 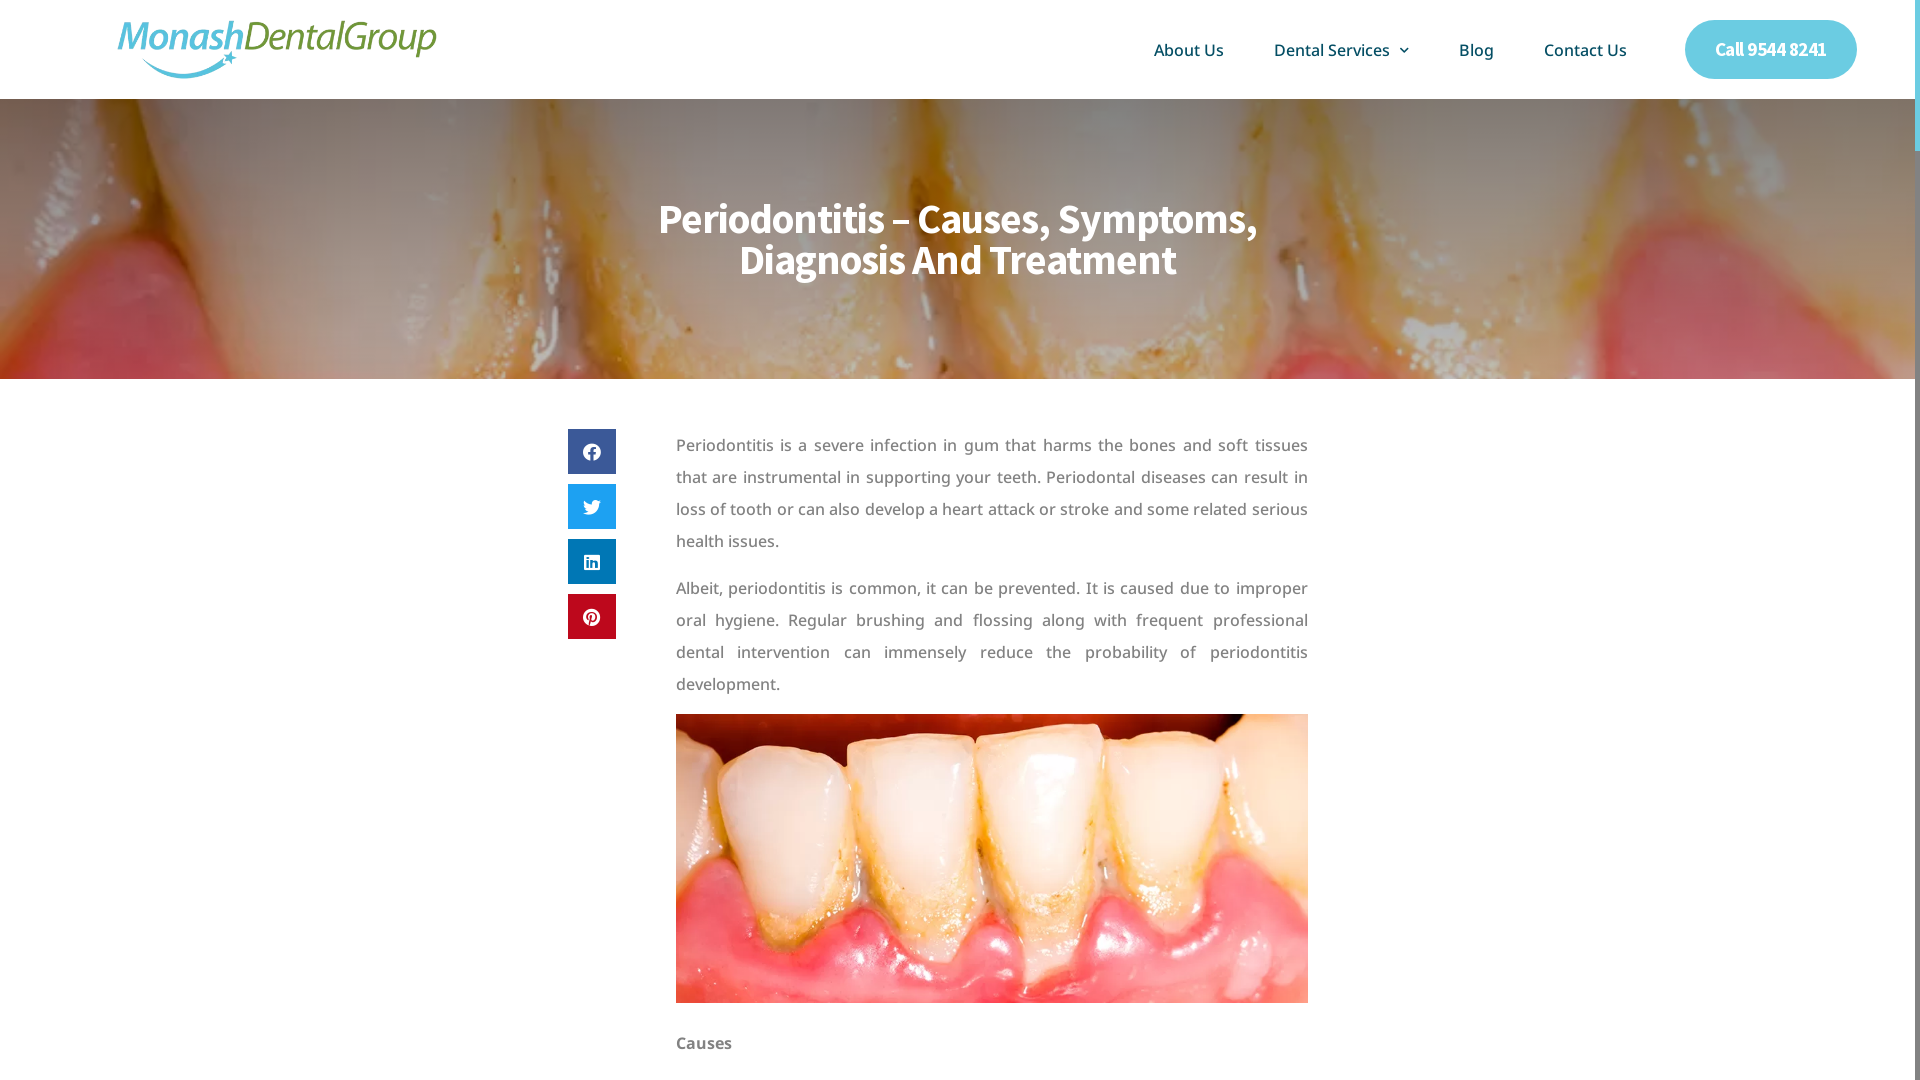 What do you see at coordinates (1476, 49) in the screenshot?
I see `'Blog'` at bounding box center [1476, 49].